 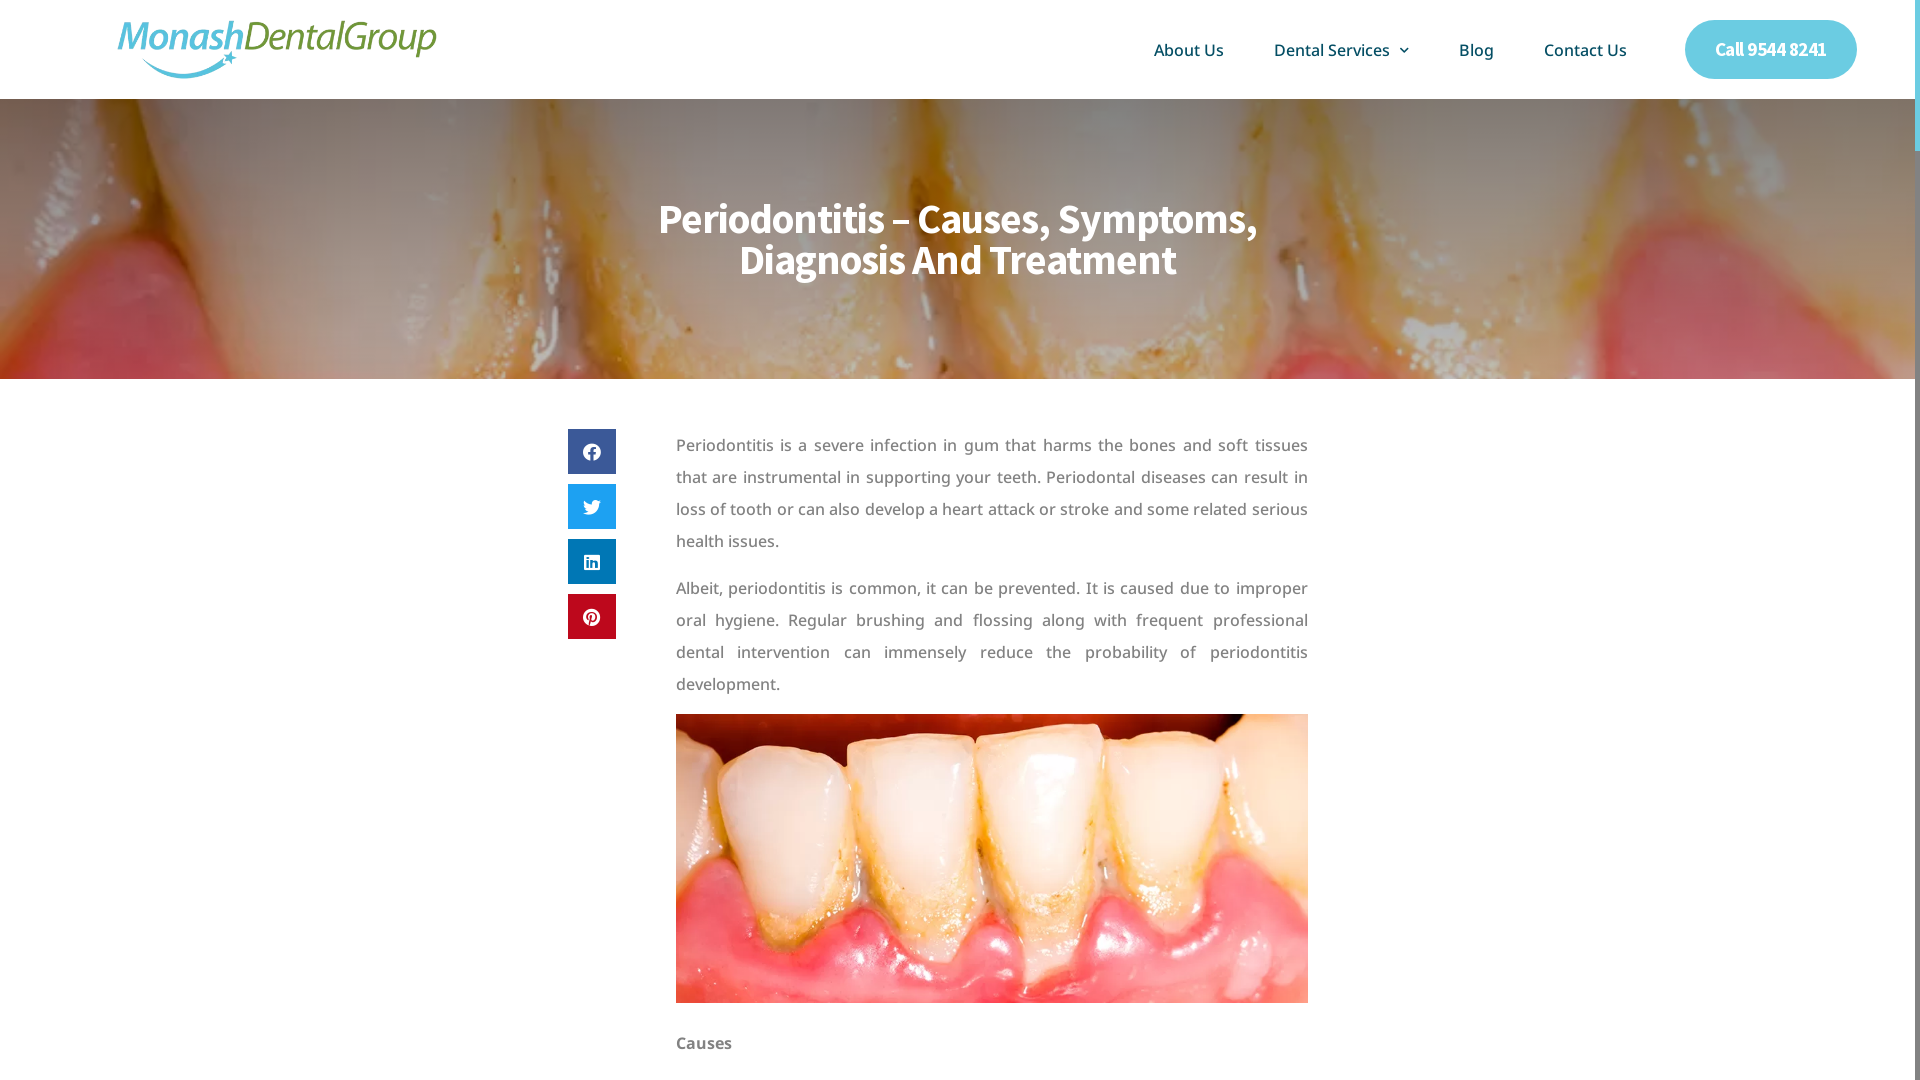 What do you see at coordinates (1476, 49) in the screenshot?
I see `'Blog'` at bounding box center [1476, 49].